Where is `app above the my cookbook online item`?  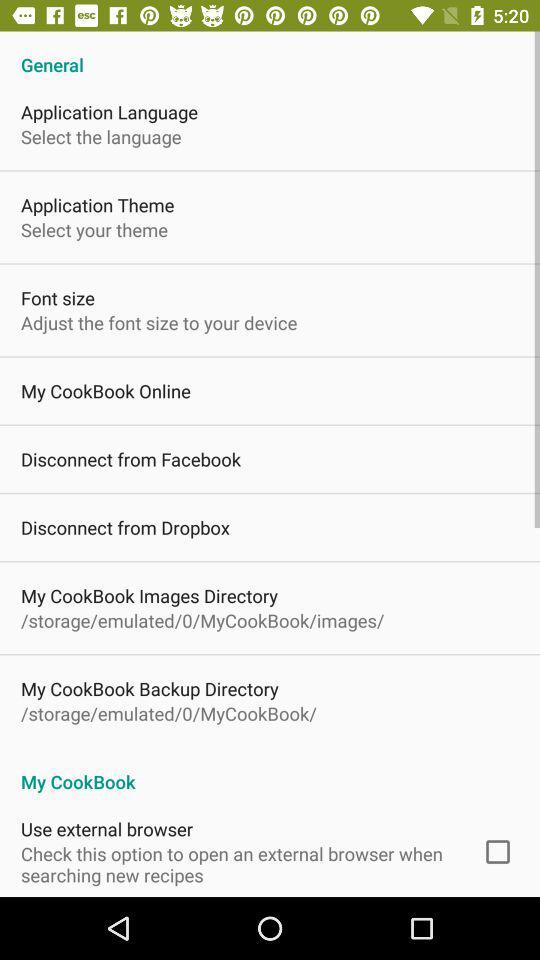
app above the my cookbook online item is located at coordinates (158, 322).